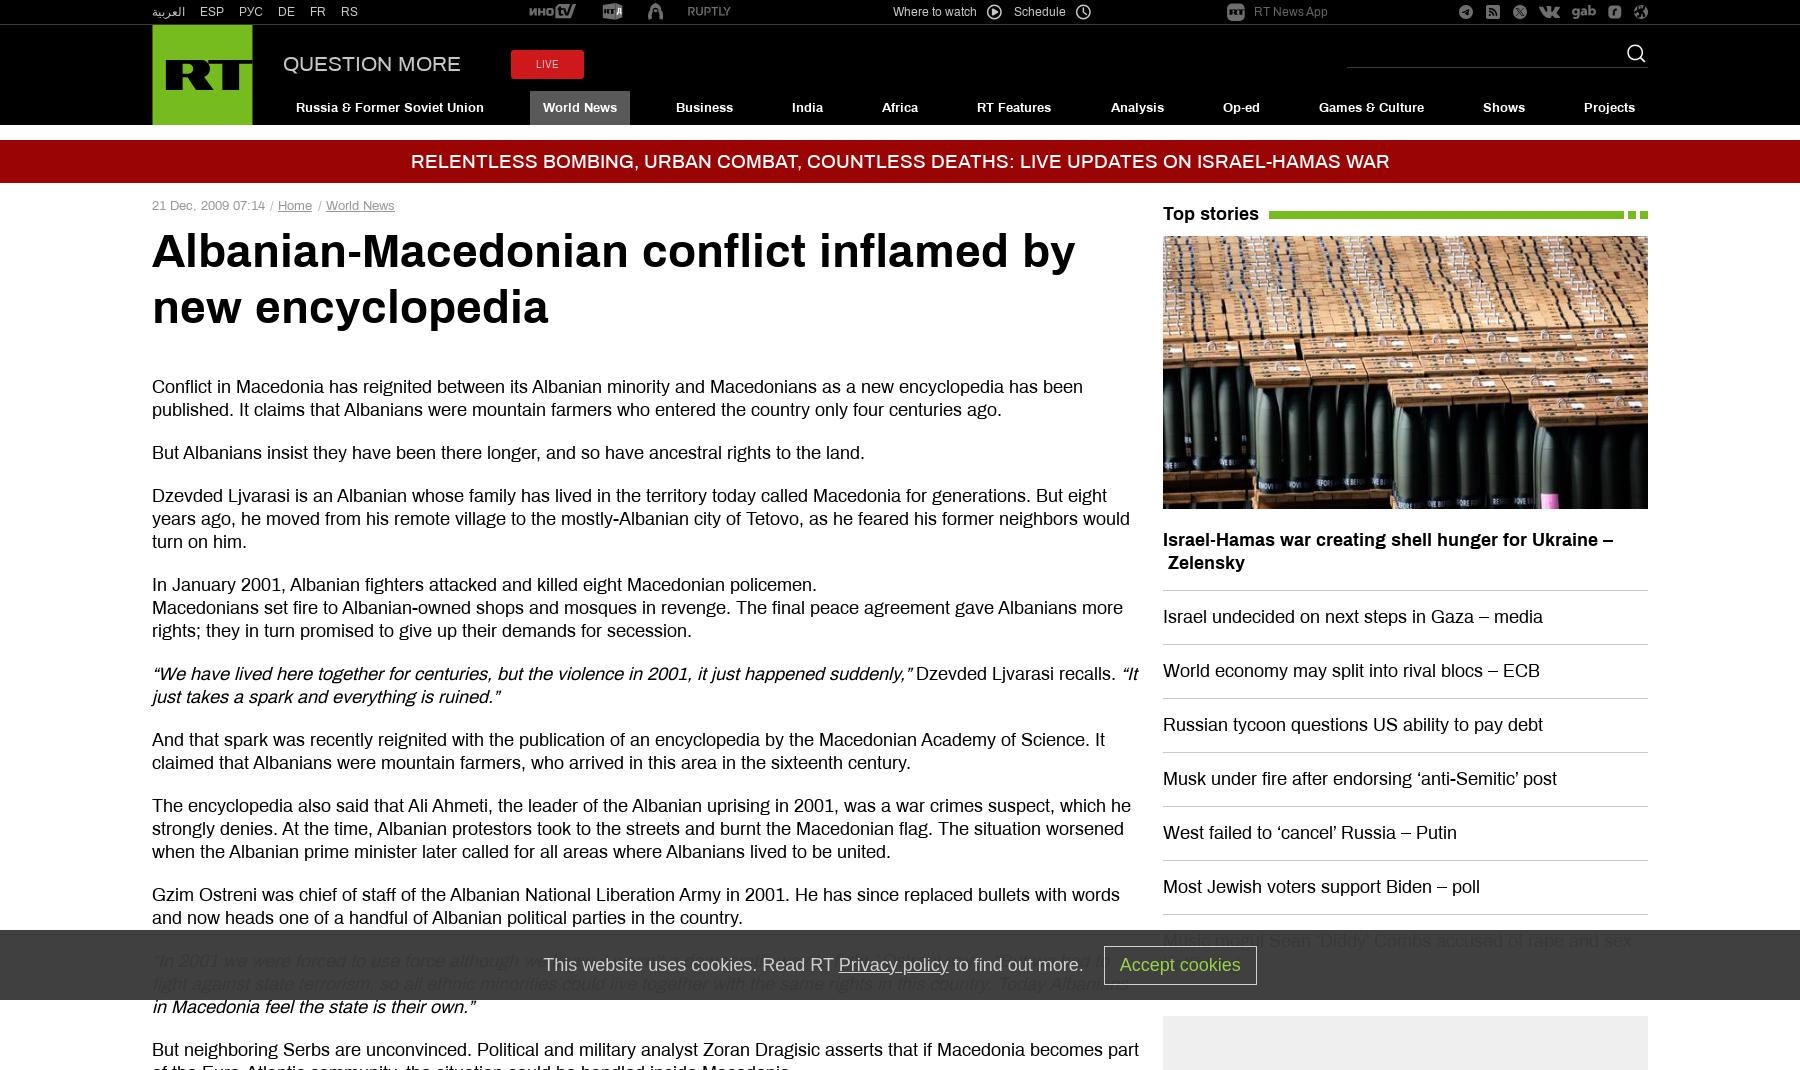 The image size is (1800, 1070). Describe the element at coordinates (689, 962) in the screenshot. I see `'This website uses cookies. Read RT'` at that location.